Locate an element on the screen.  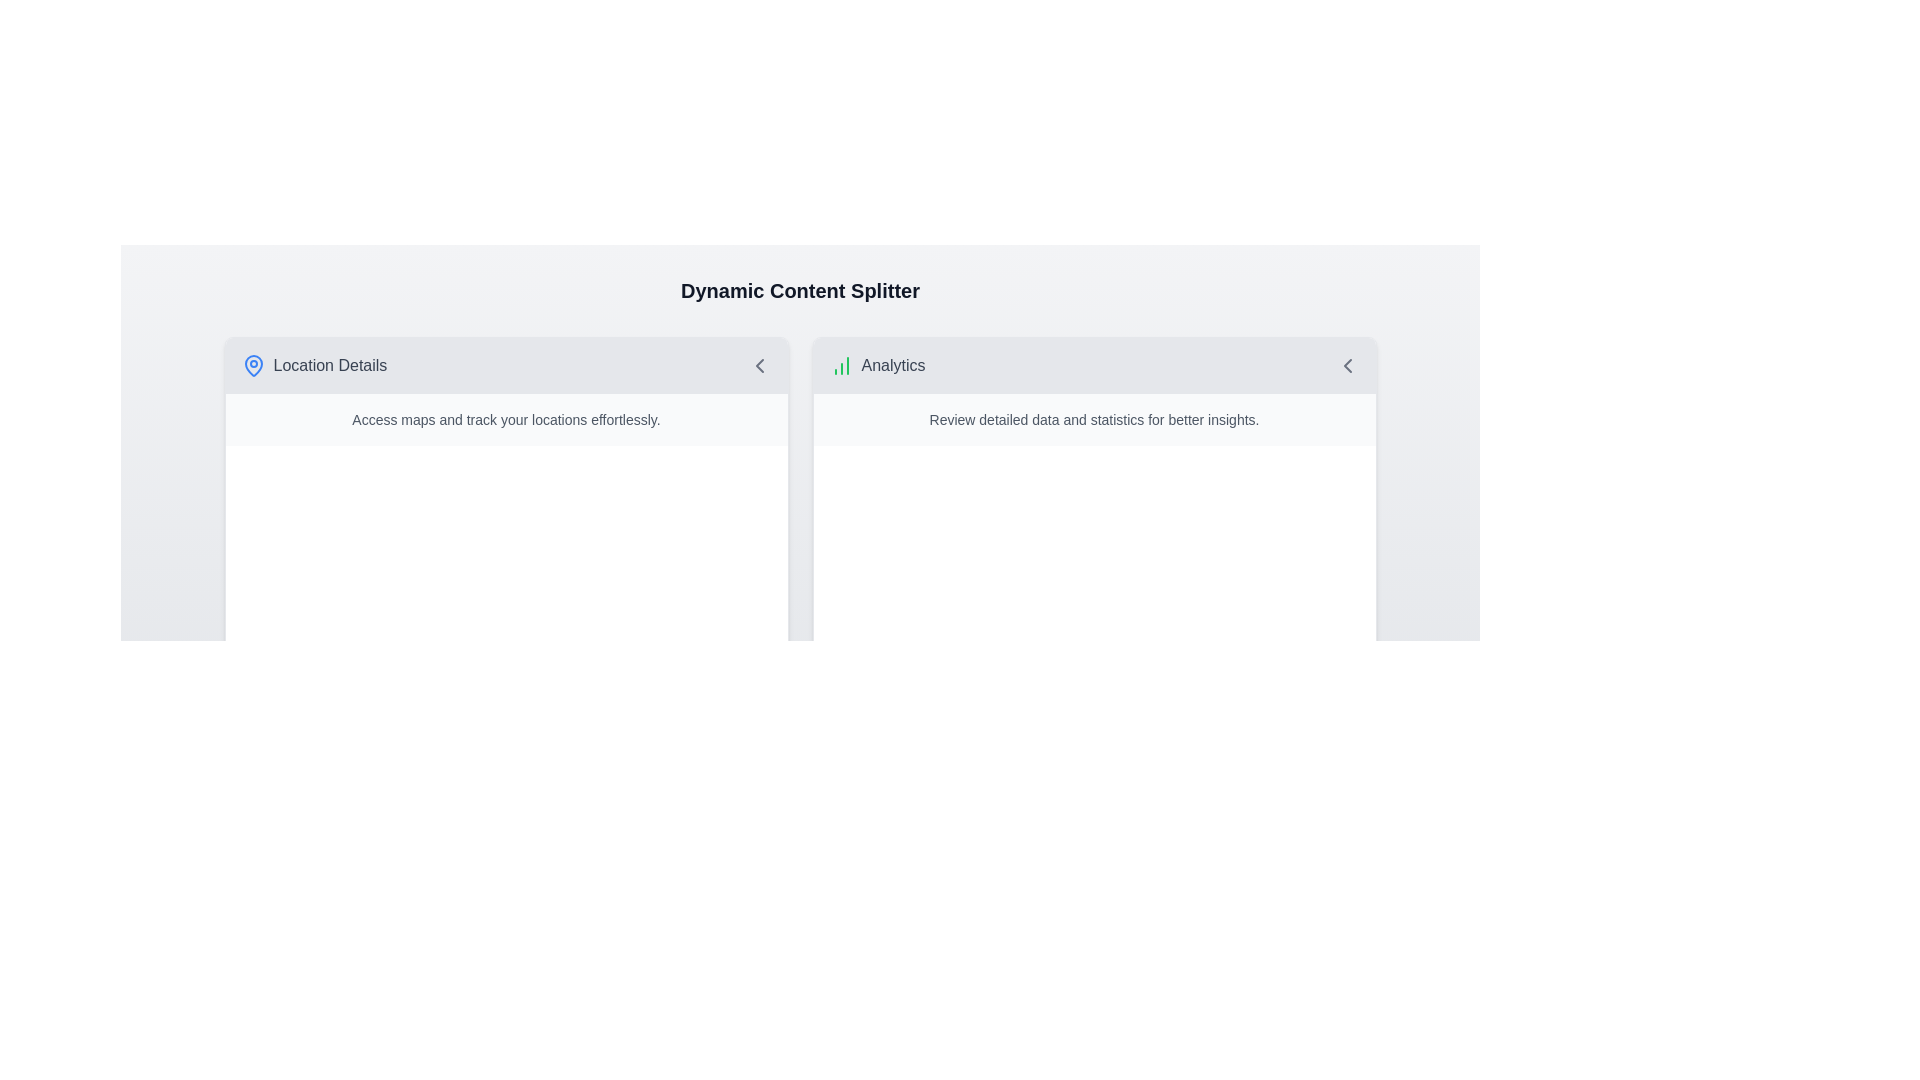
the 'Location Details' text label, which is positioned to the right of a blue map pin icon in the section header is located at coordinates (330, 366).